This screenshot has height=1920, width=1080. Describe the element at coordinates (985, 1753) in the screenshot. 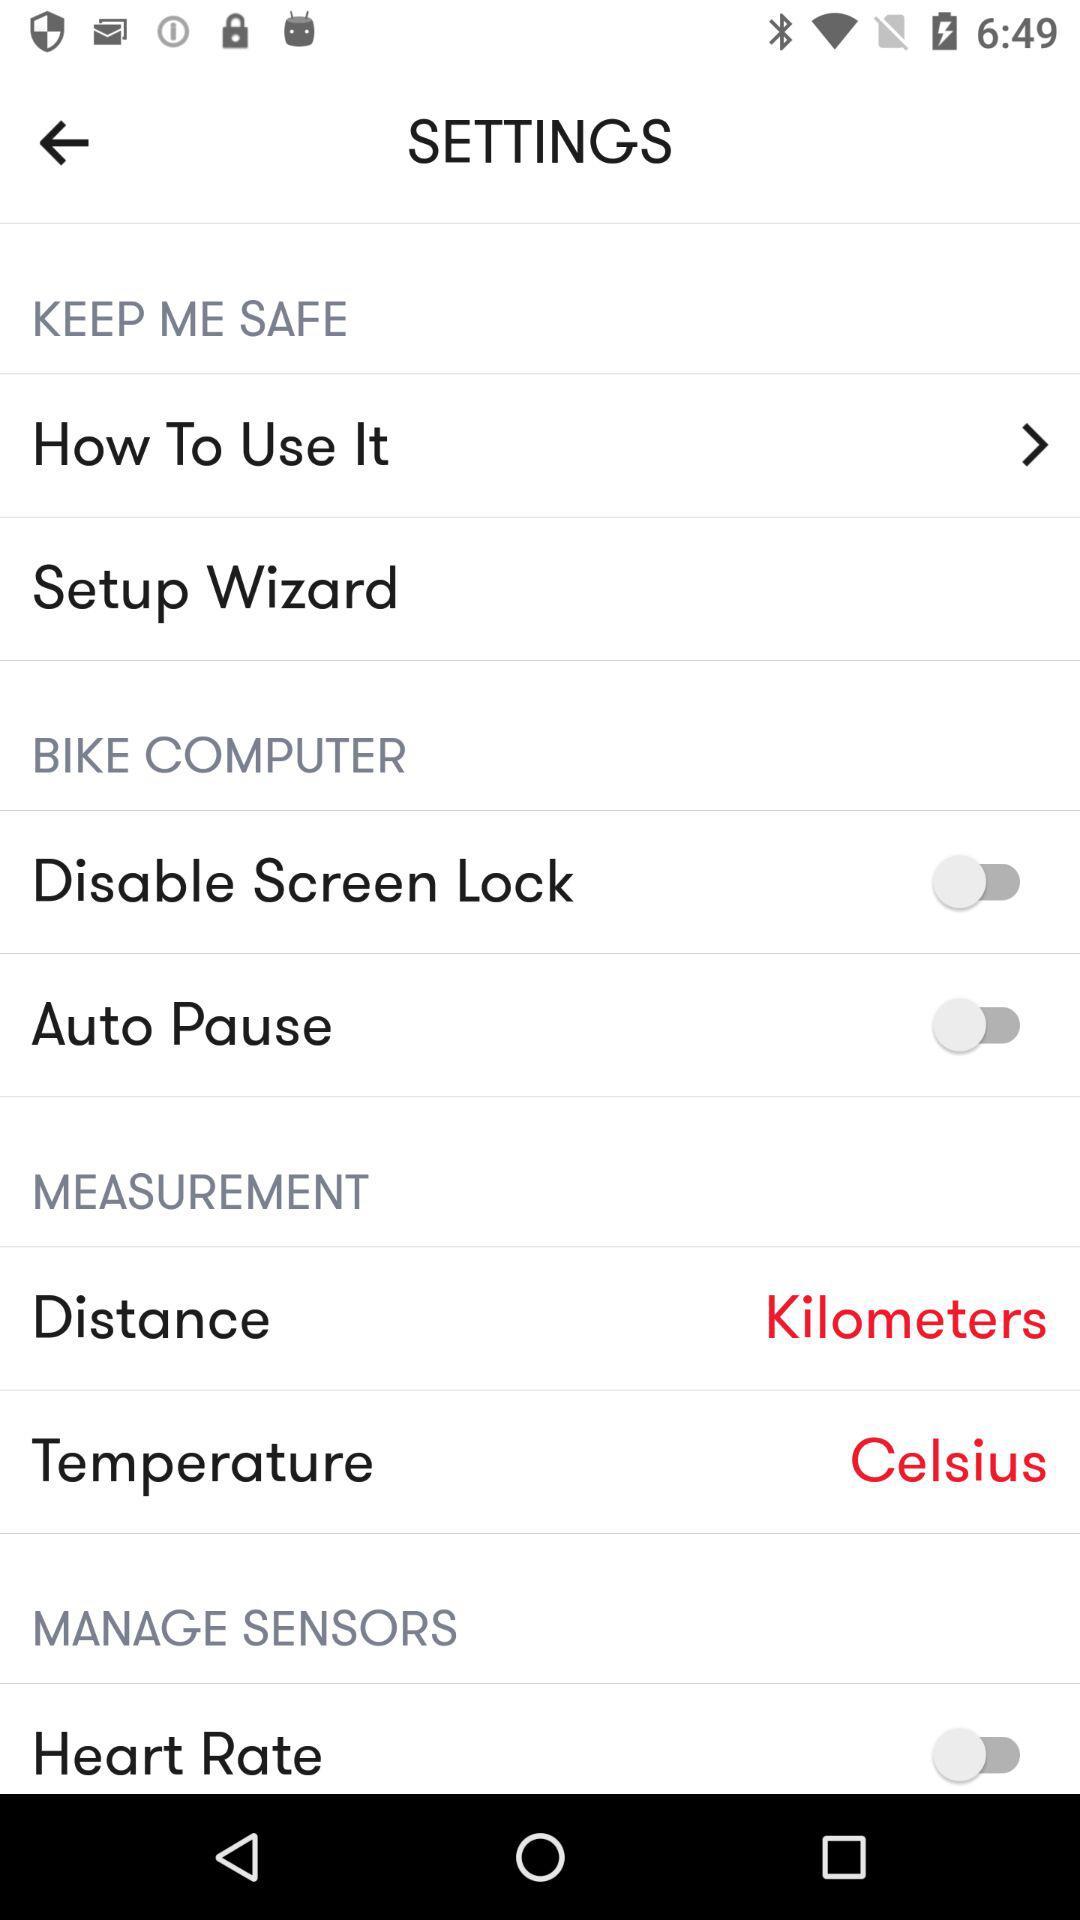

I see `heart rate sensor` at that location.